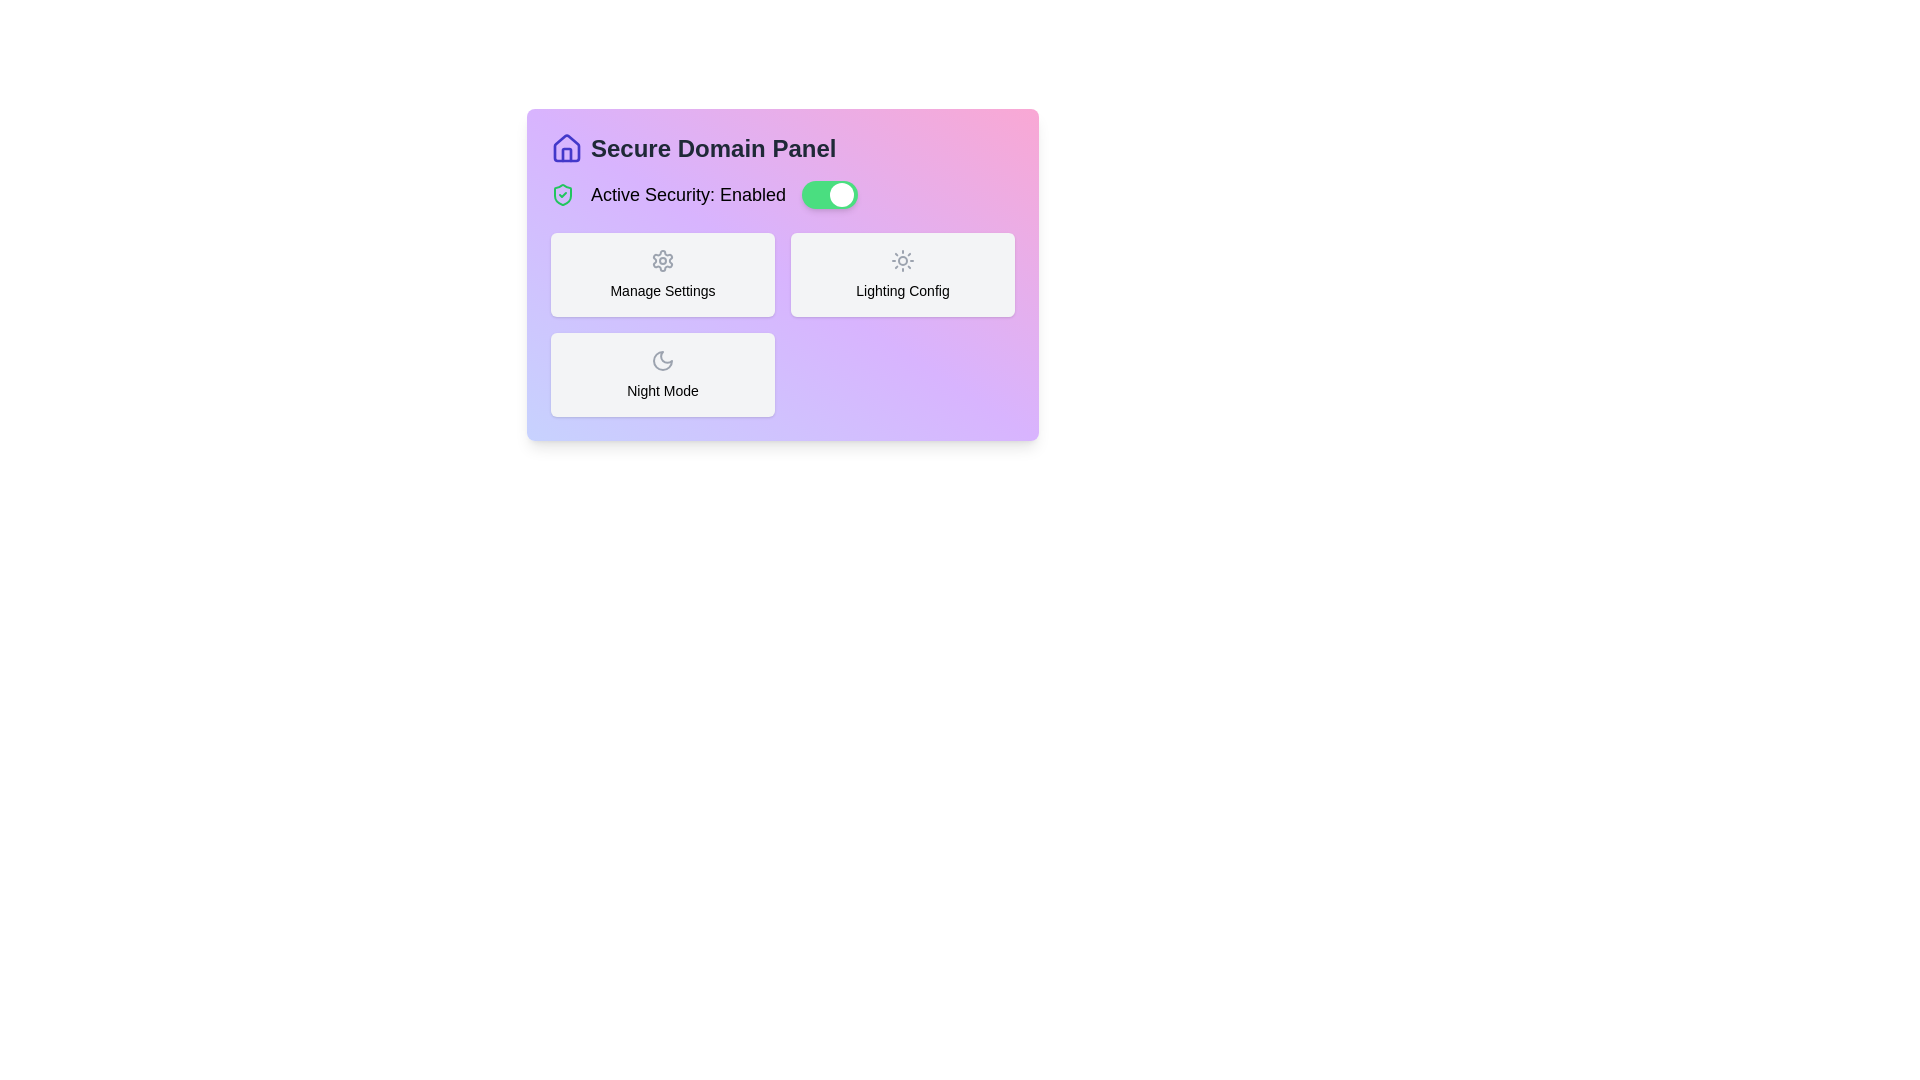 The width and height of the screenshot is (1920, 1080). What do you see at coordinates (662, 260) in the screenshot?
I see `the 'Manage Settings' button, which features a cogwheel vector graphic icon` at bounding box center [662, 260].